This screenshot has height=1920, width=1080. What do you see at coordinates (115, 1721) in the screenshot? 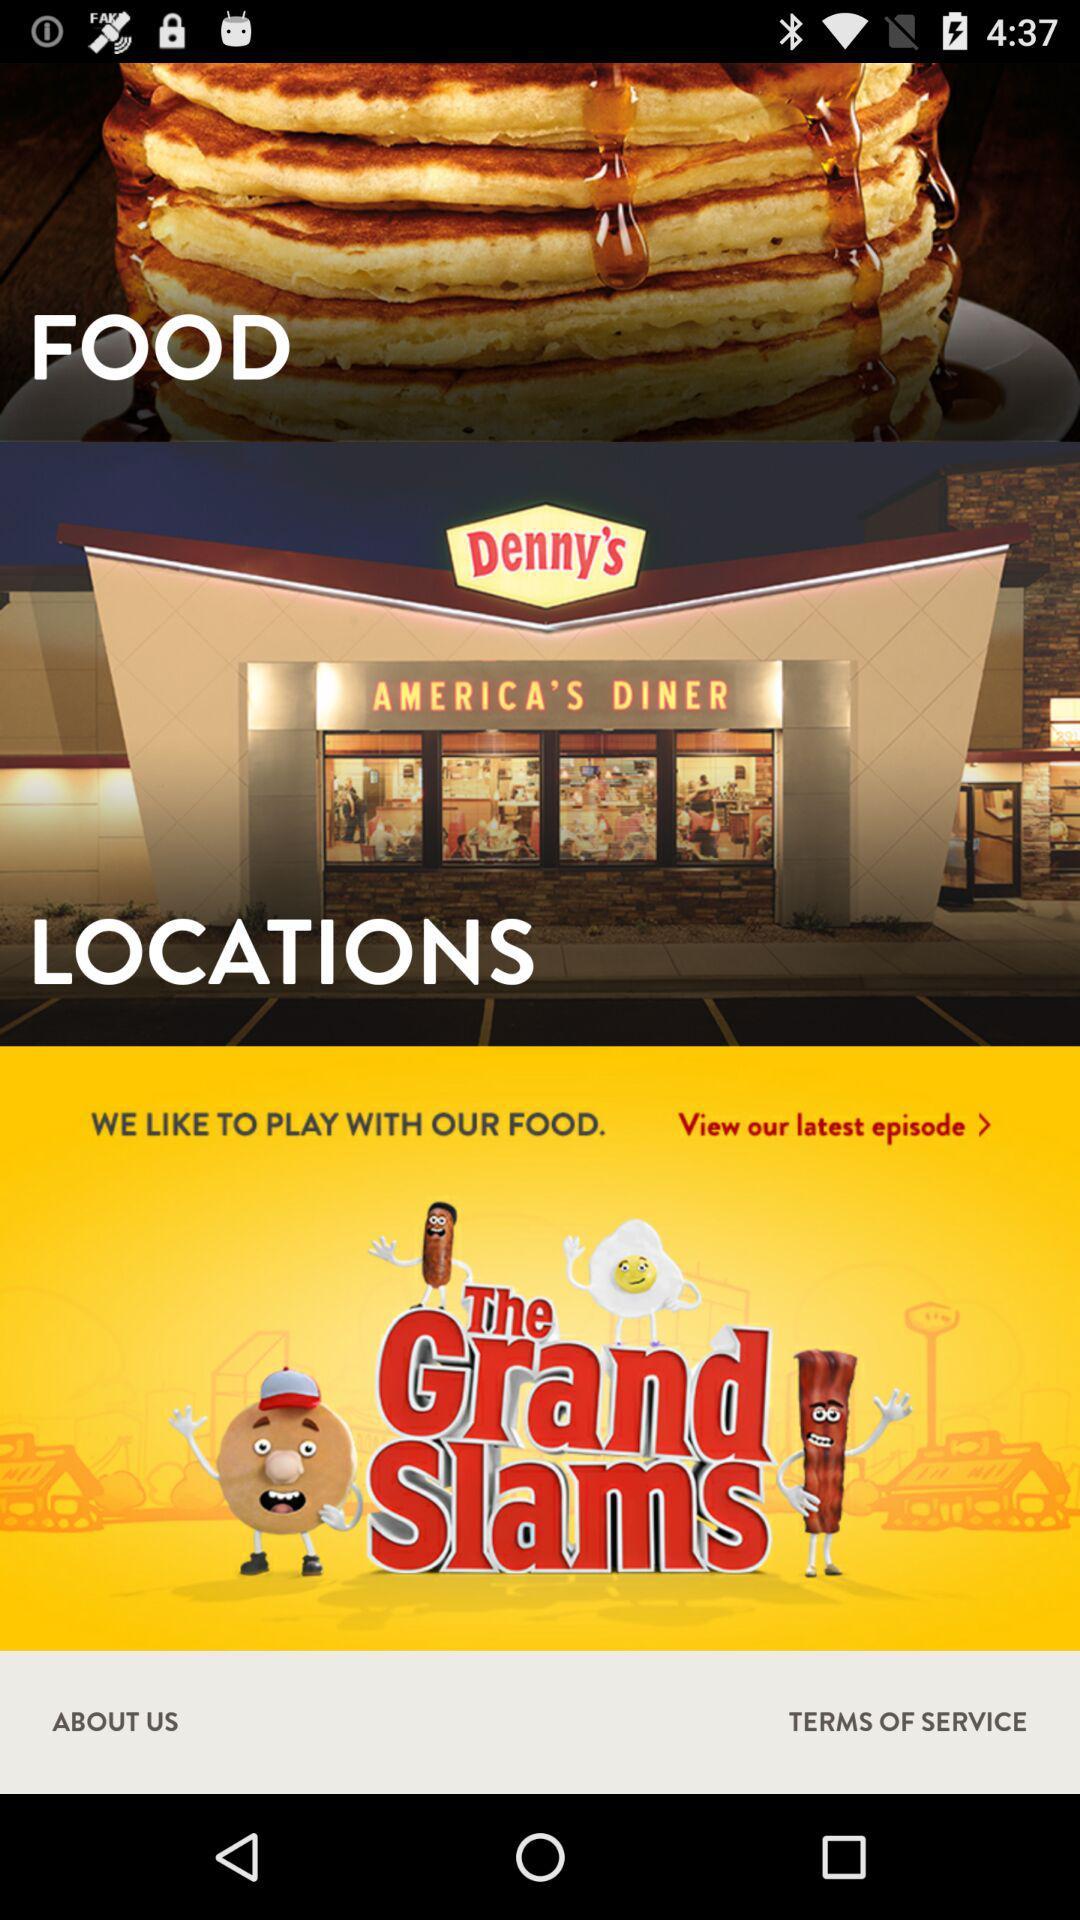
I see `item to the left of the terms of service item` at bounding box center [115, 1721].